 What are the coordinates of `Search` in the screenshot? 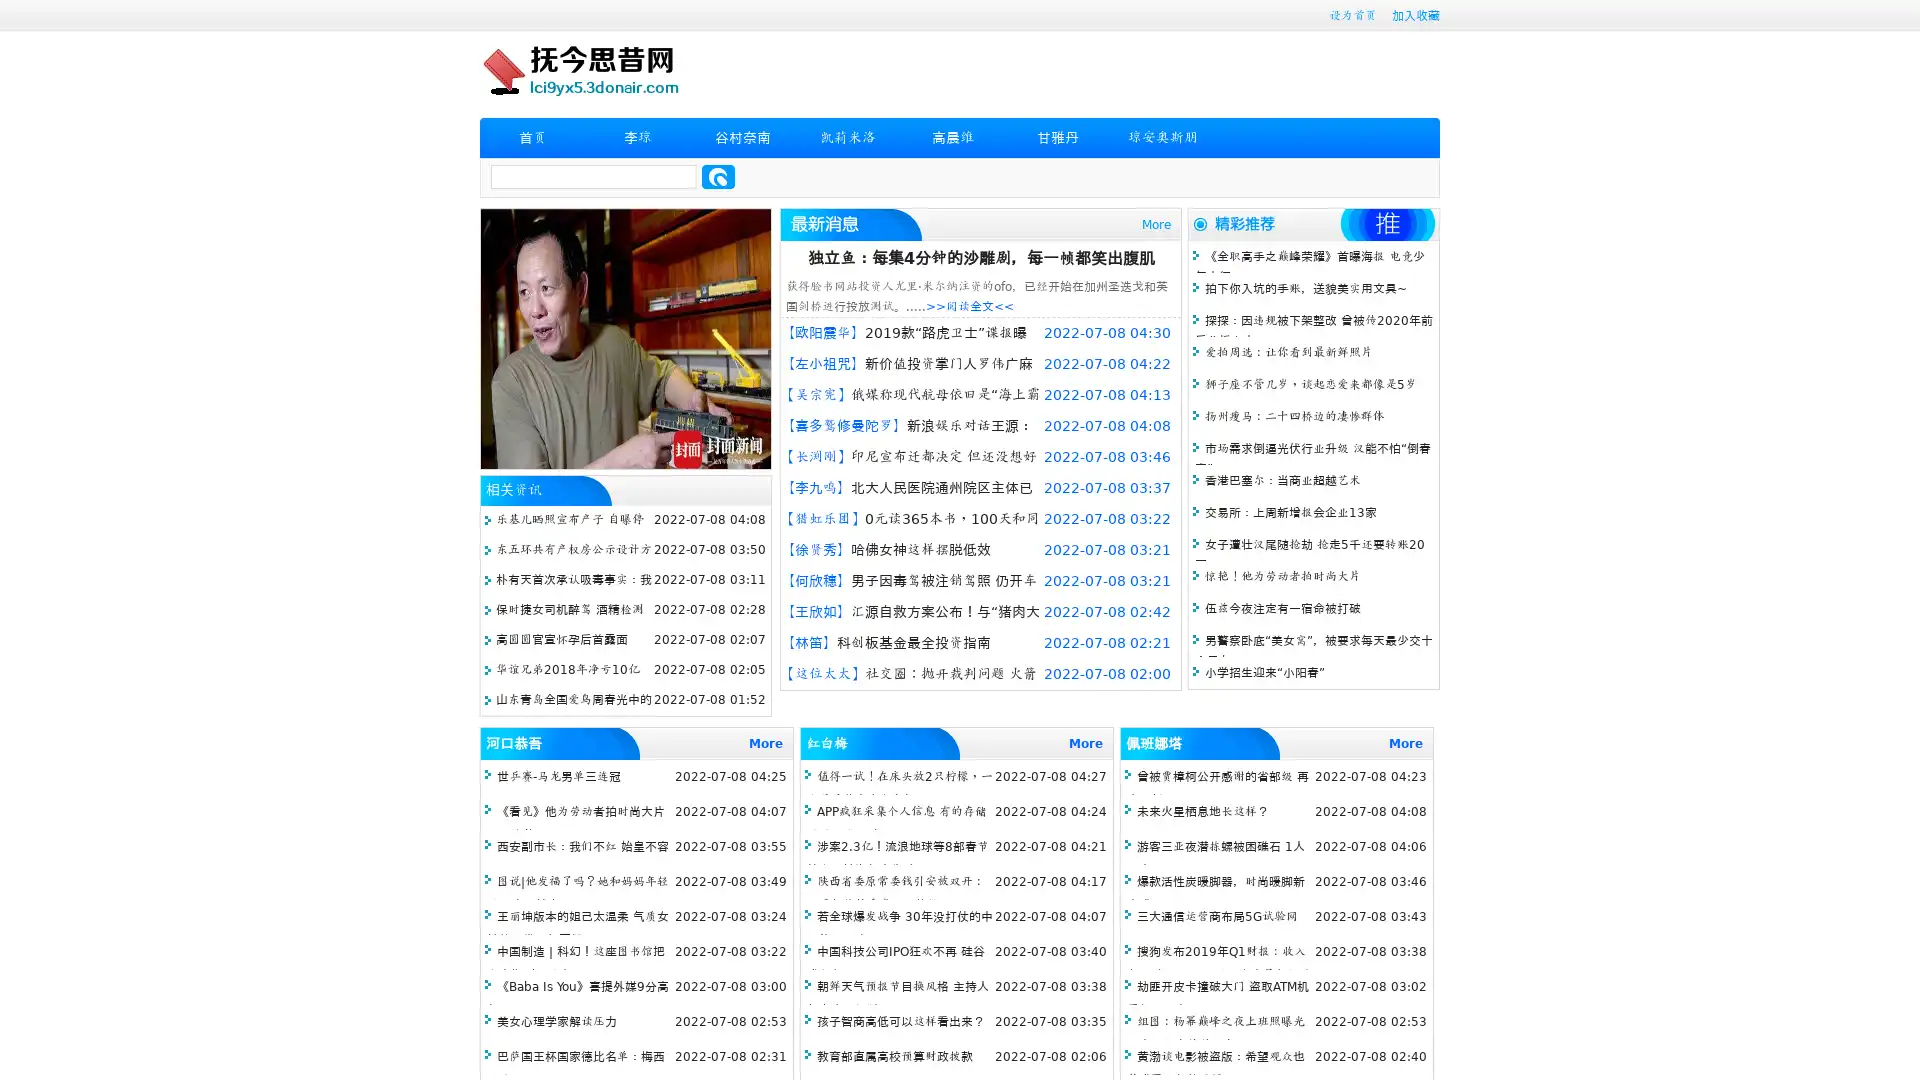 It's located at (718, 176).